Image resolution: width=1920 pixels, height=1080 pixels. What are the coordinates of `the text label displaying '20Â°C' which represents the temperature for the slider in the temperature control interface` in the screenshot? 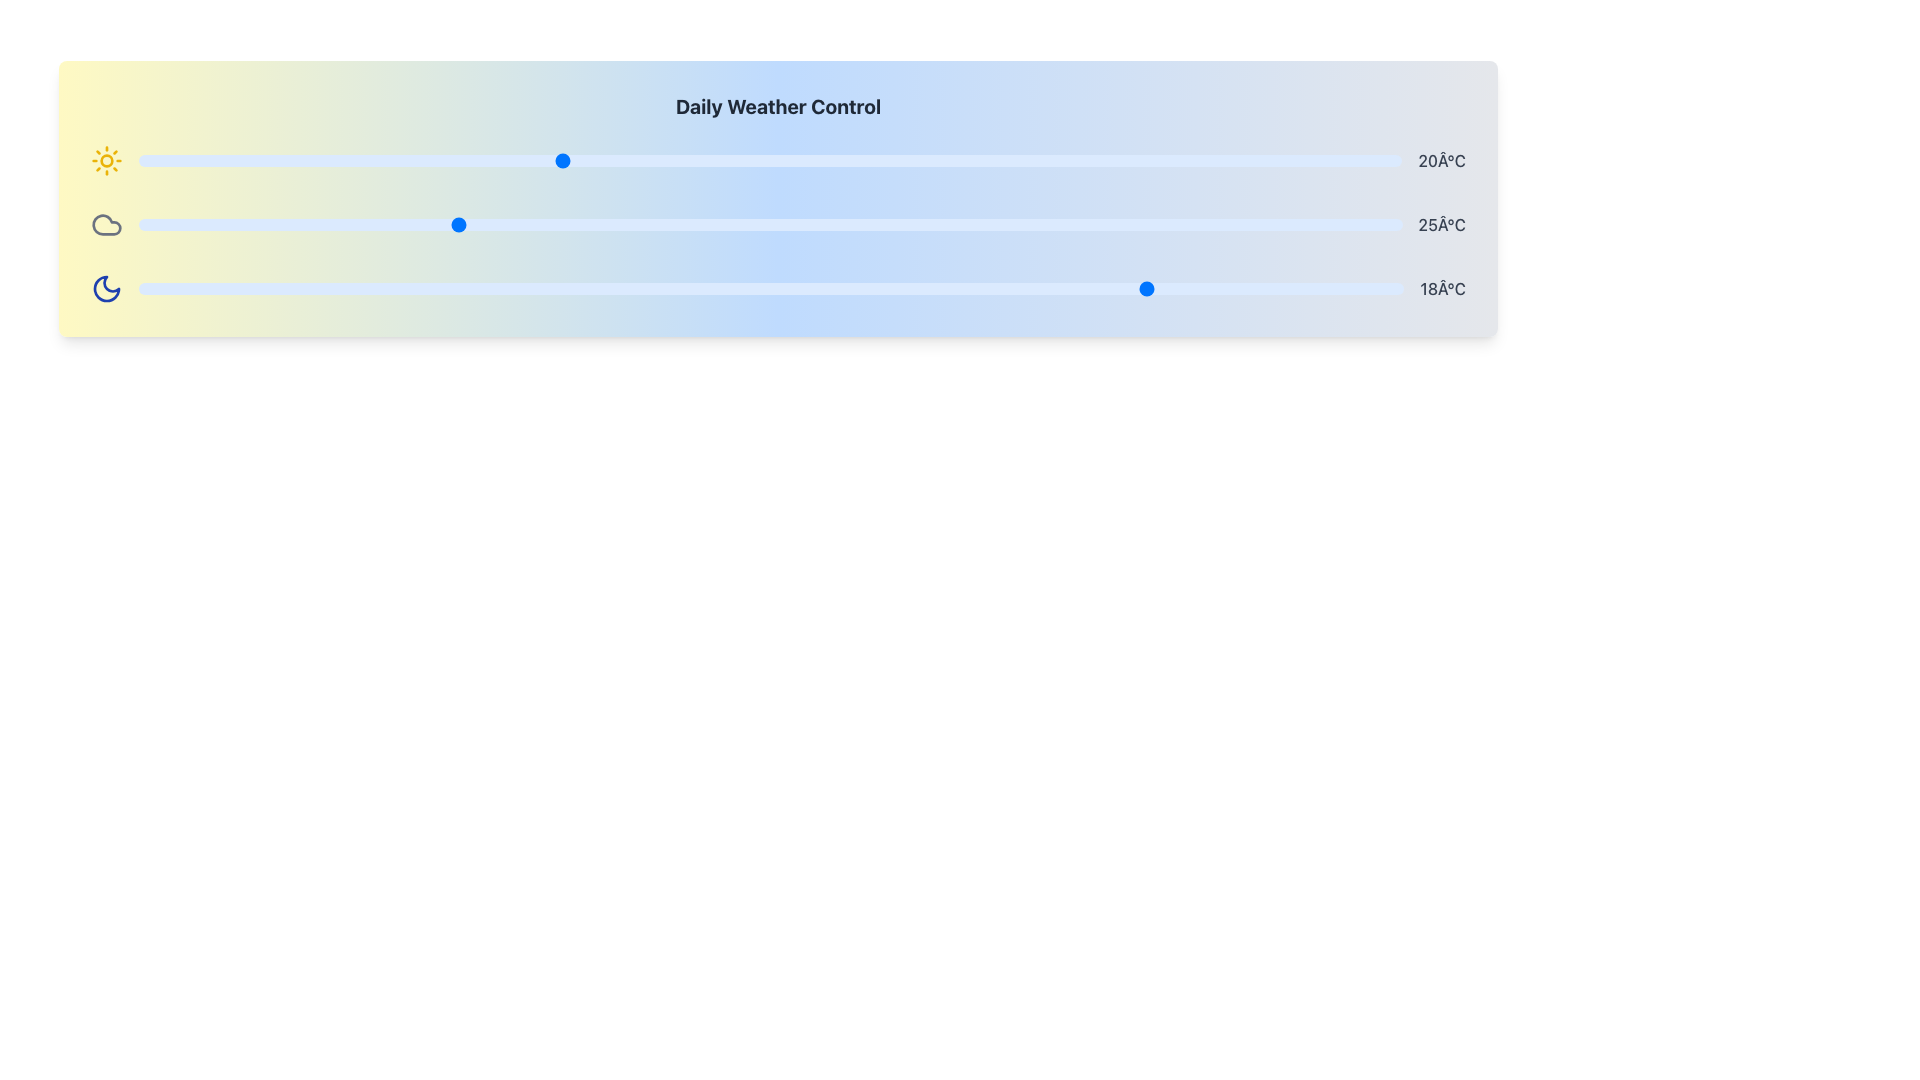 It's located at (1442, 160).